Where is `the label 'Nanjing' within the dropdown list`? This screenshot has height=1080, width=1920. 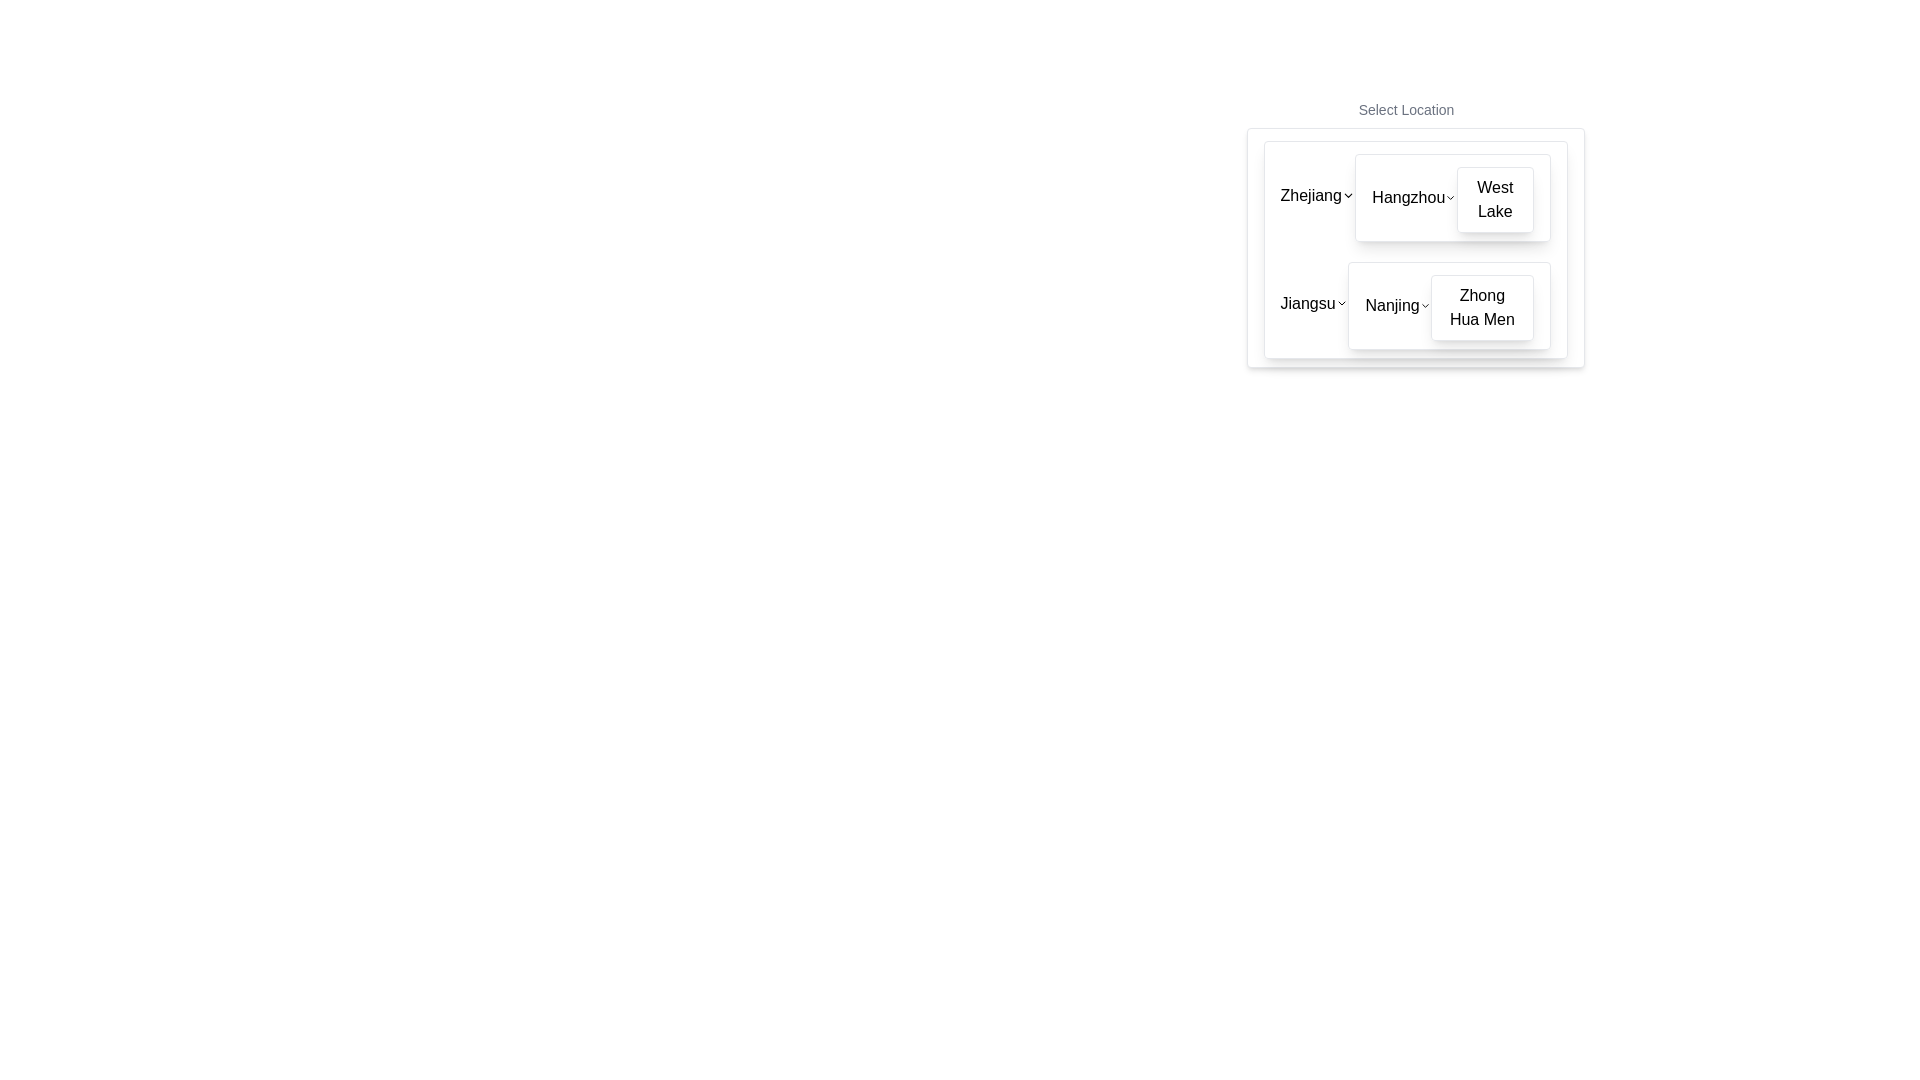 the label 'Nanjing' within the dropdown list is located at coordinates (1414, 304).